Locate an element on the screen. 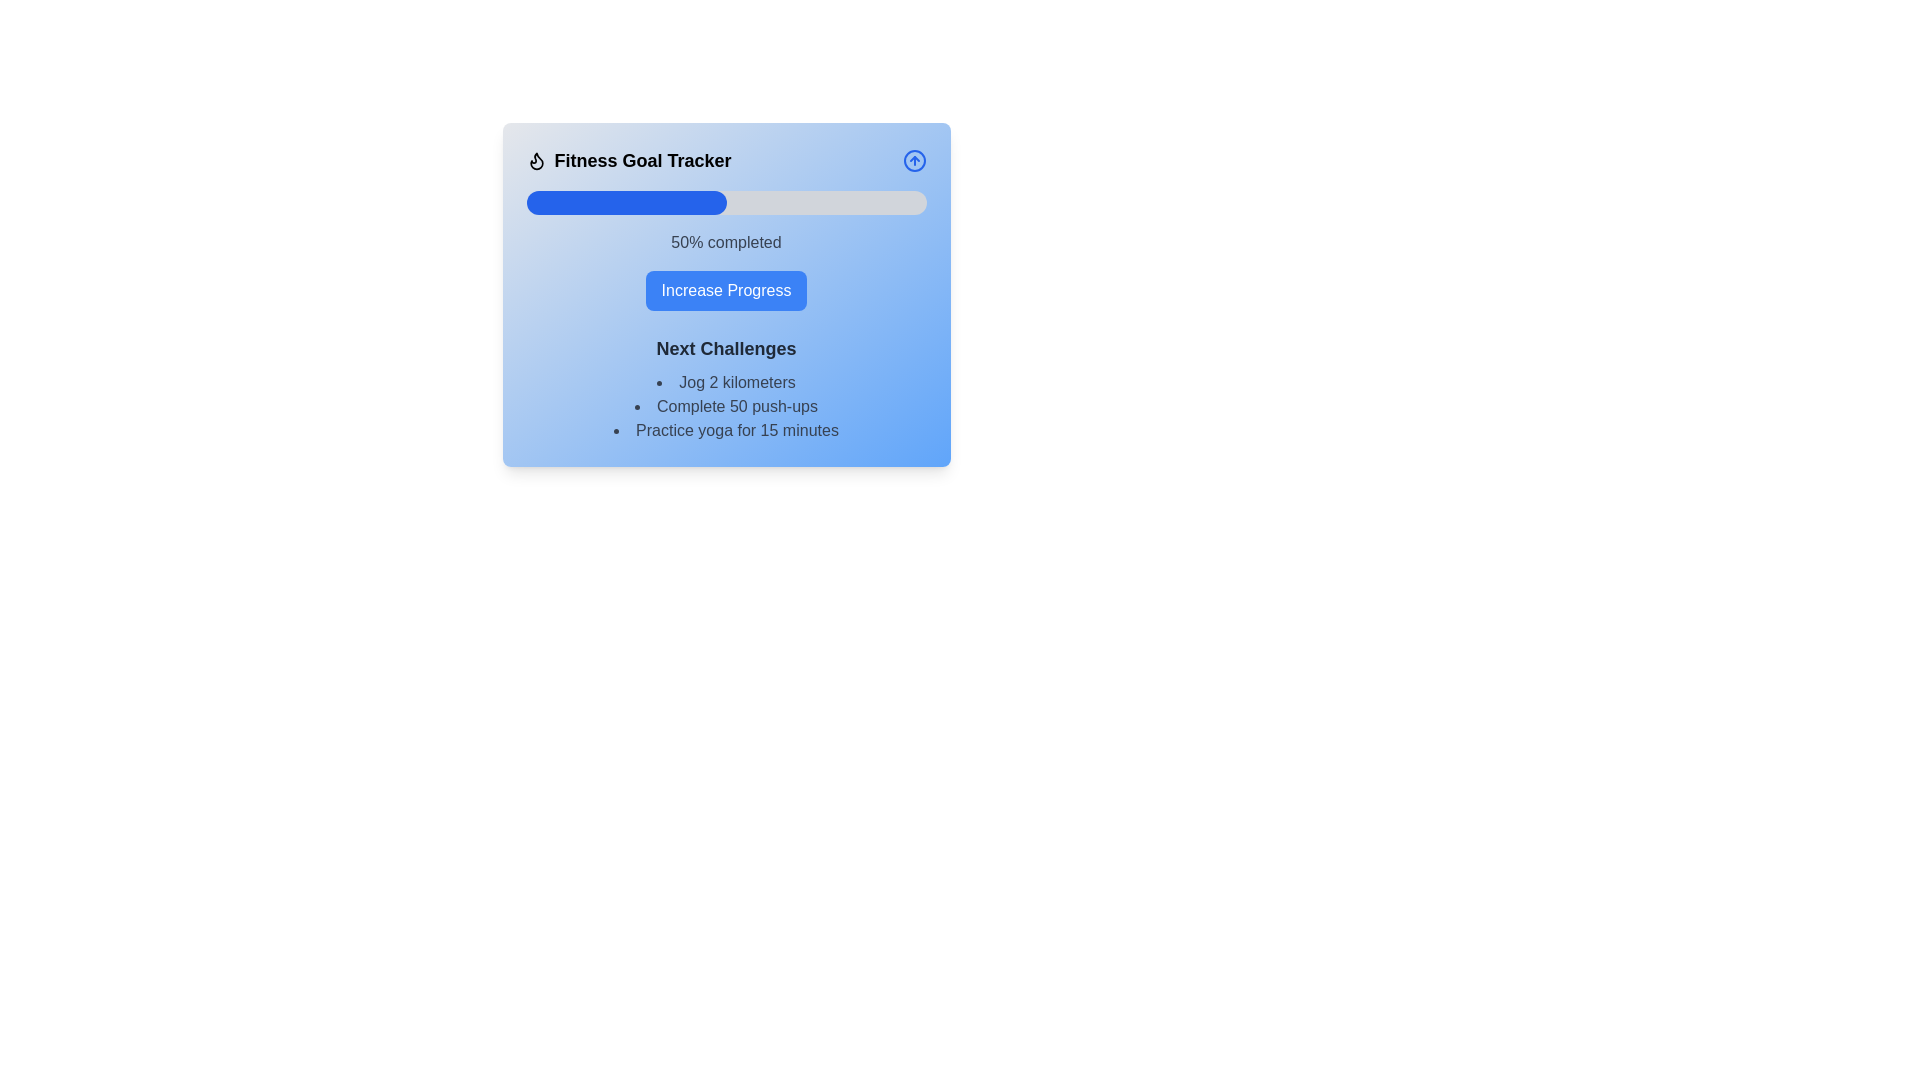  the SVG Circle located at the top-right corner of the 'Fitness Goal Tracker' card, next to the progress bar and challenge list is located at coordinates (913, 160).